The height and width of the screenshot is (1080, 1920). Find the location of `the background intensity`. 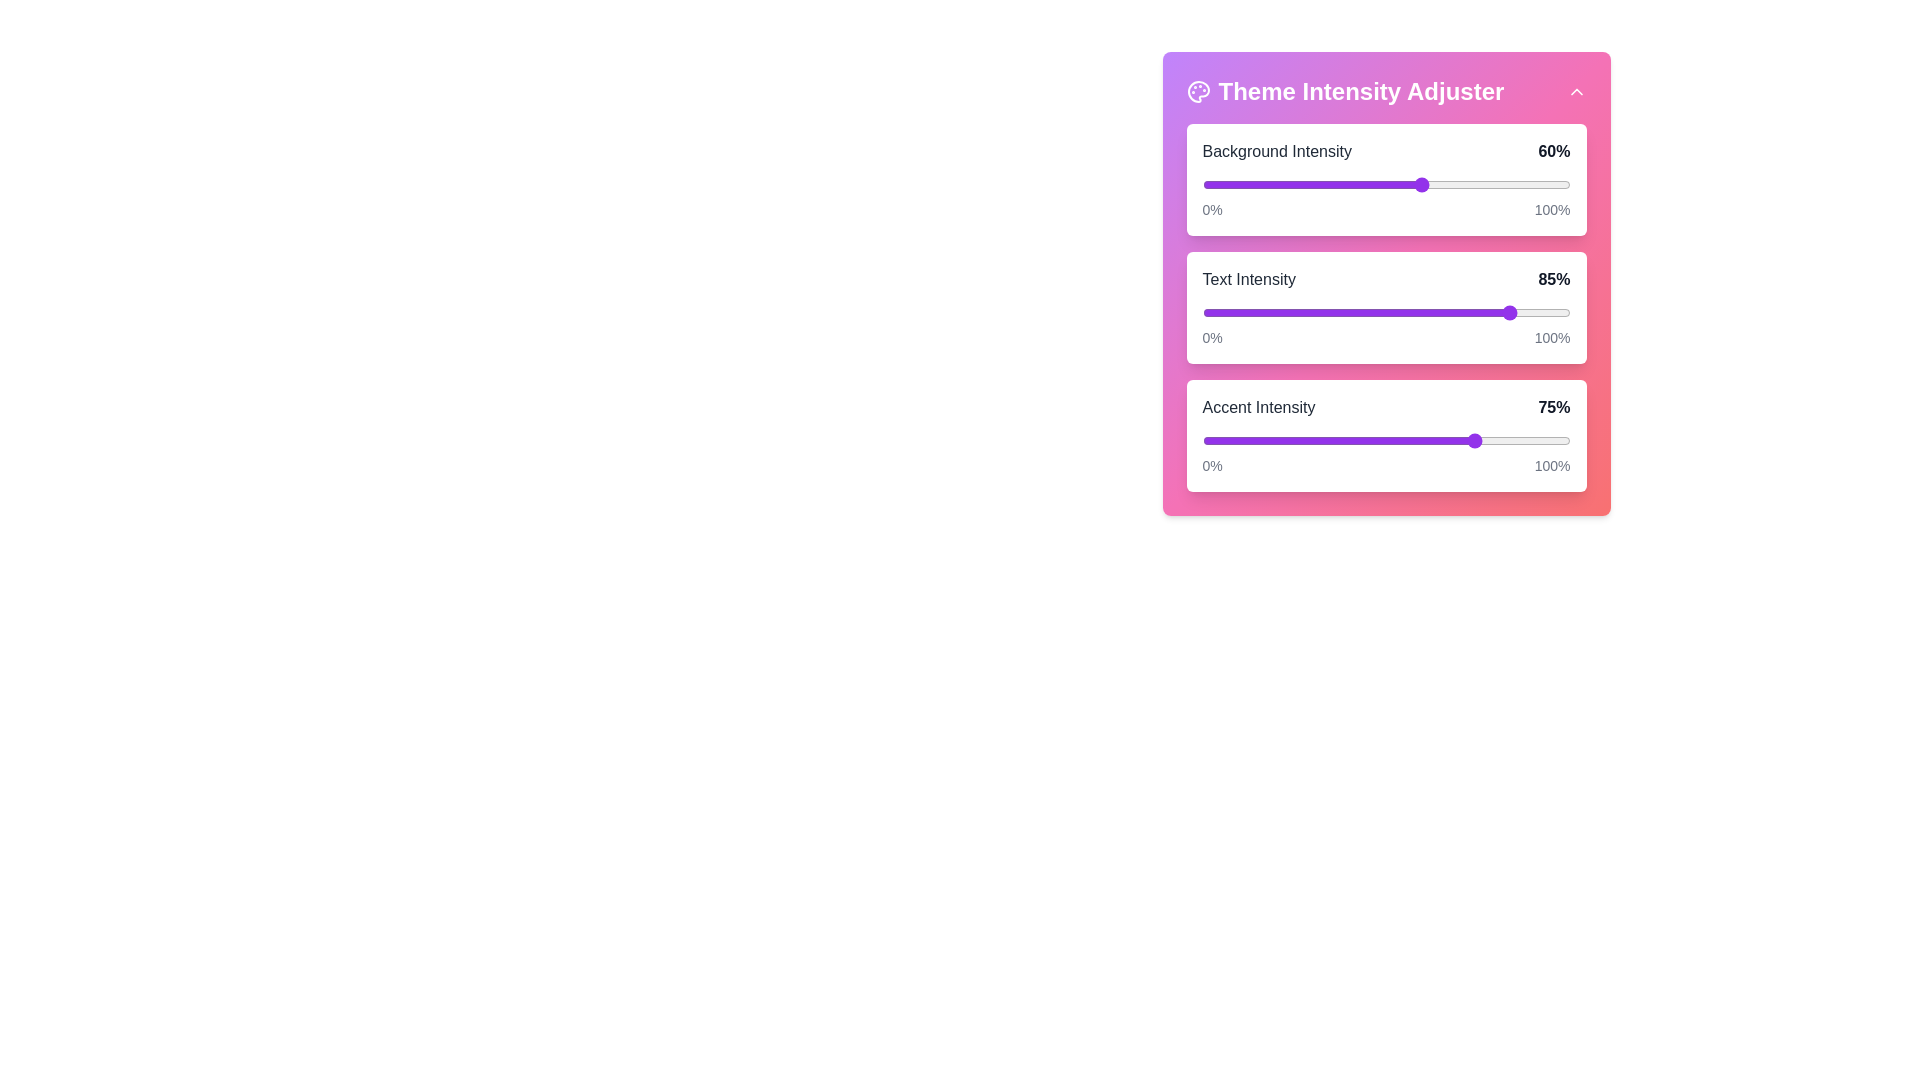

the background intensity is located at coordinates (1392, 185).